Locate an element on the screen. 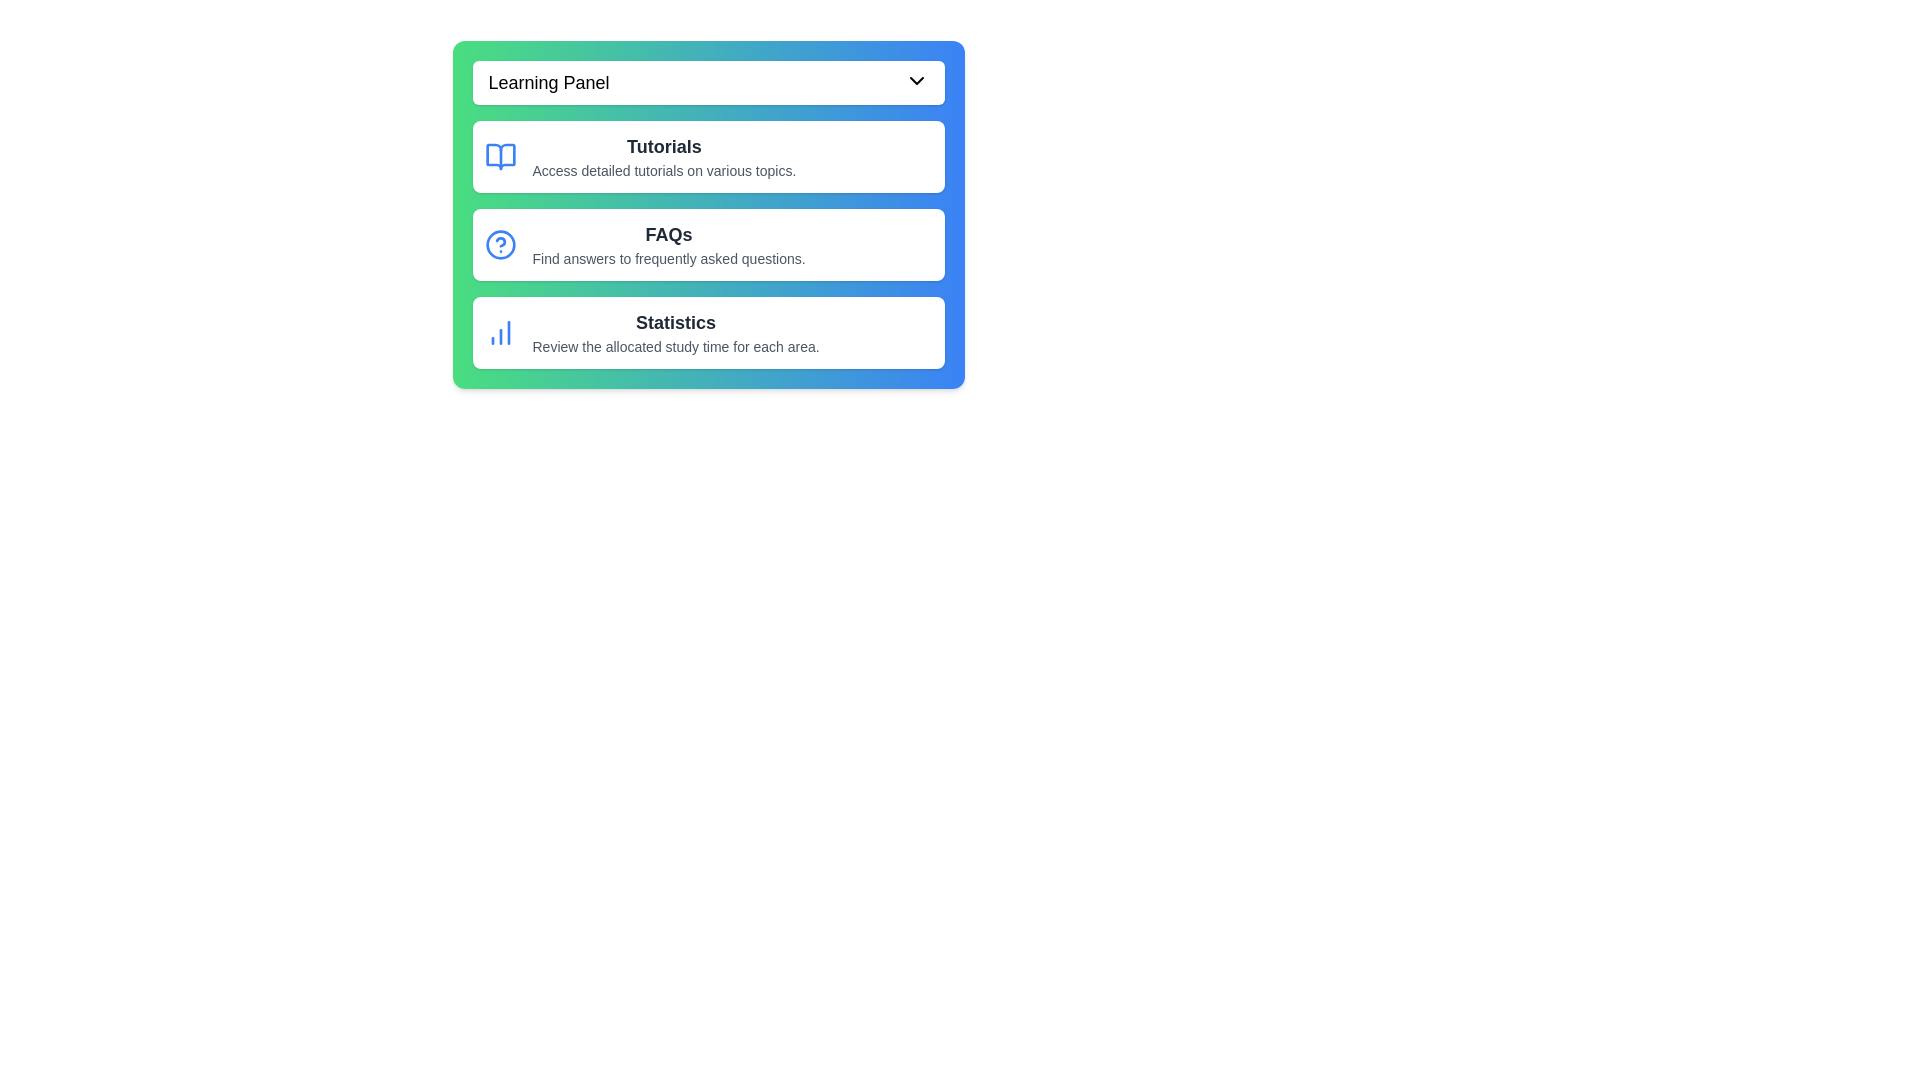 The height and width of the screenshot is (1080, 1920). the main button labeled 'Learning Panel' to toggle the panel's visibility is located at coordinates (708, 82).